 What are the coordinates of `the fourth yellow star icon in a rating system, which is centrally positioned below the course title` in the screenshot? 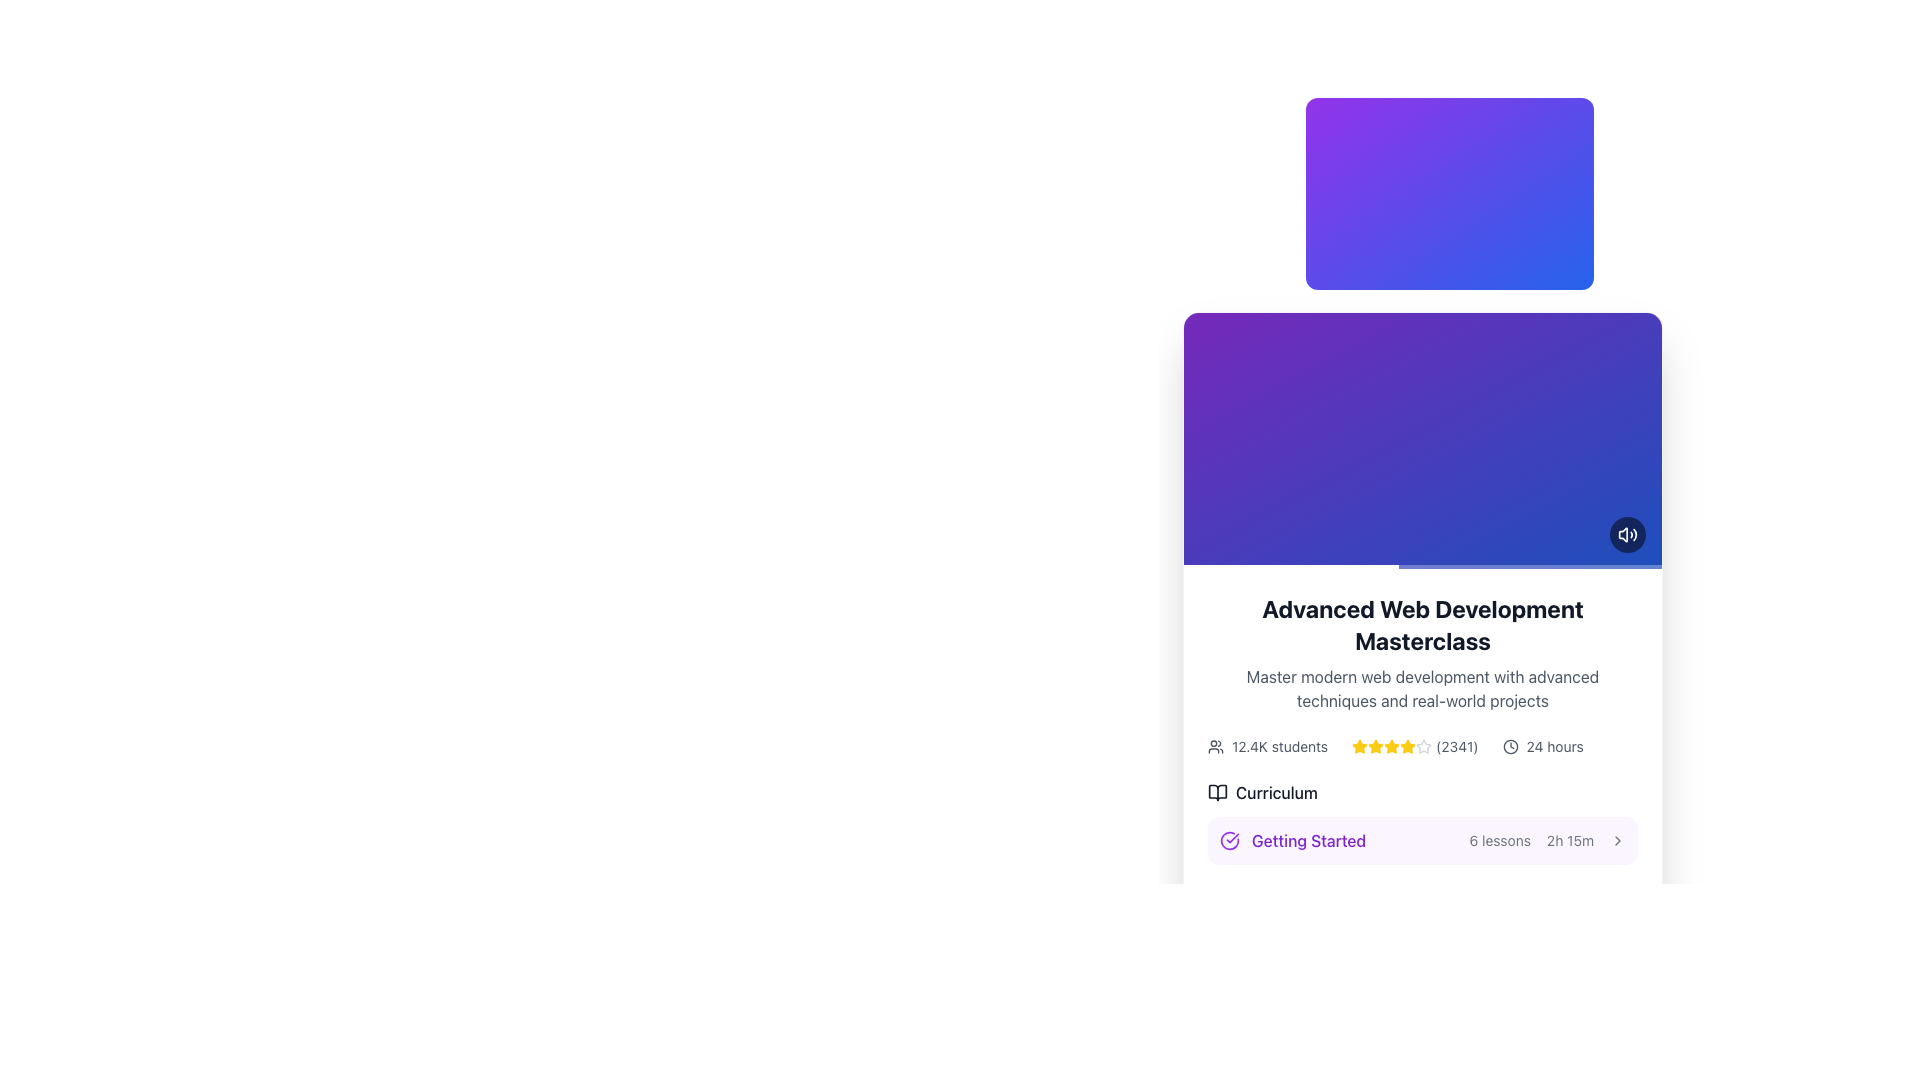 It's located at (1391, 747).